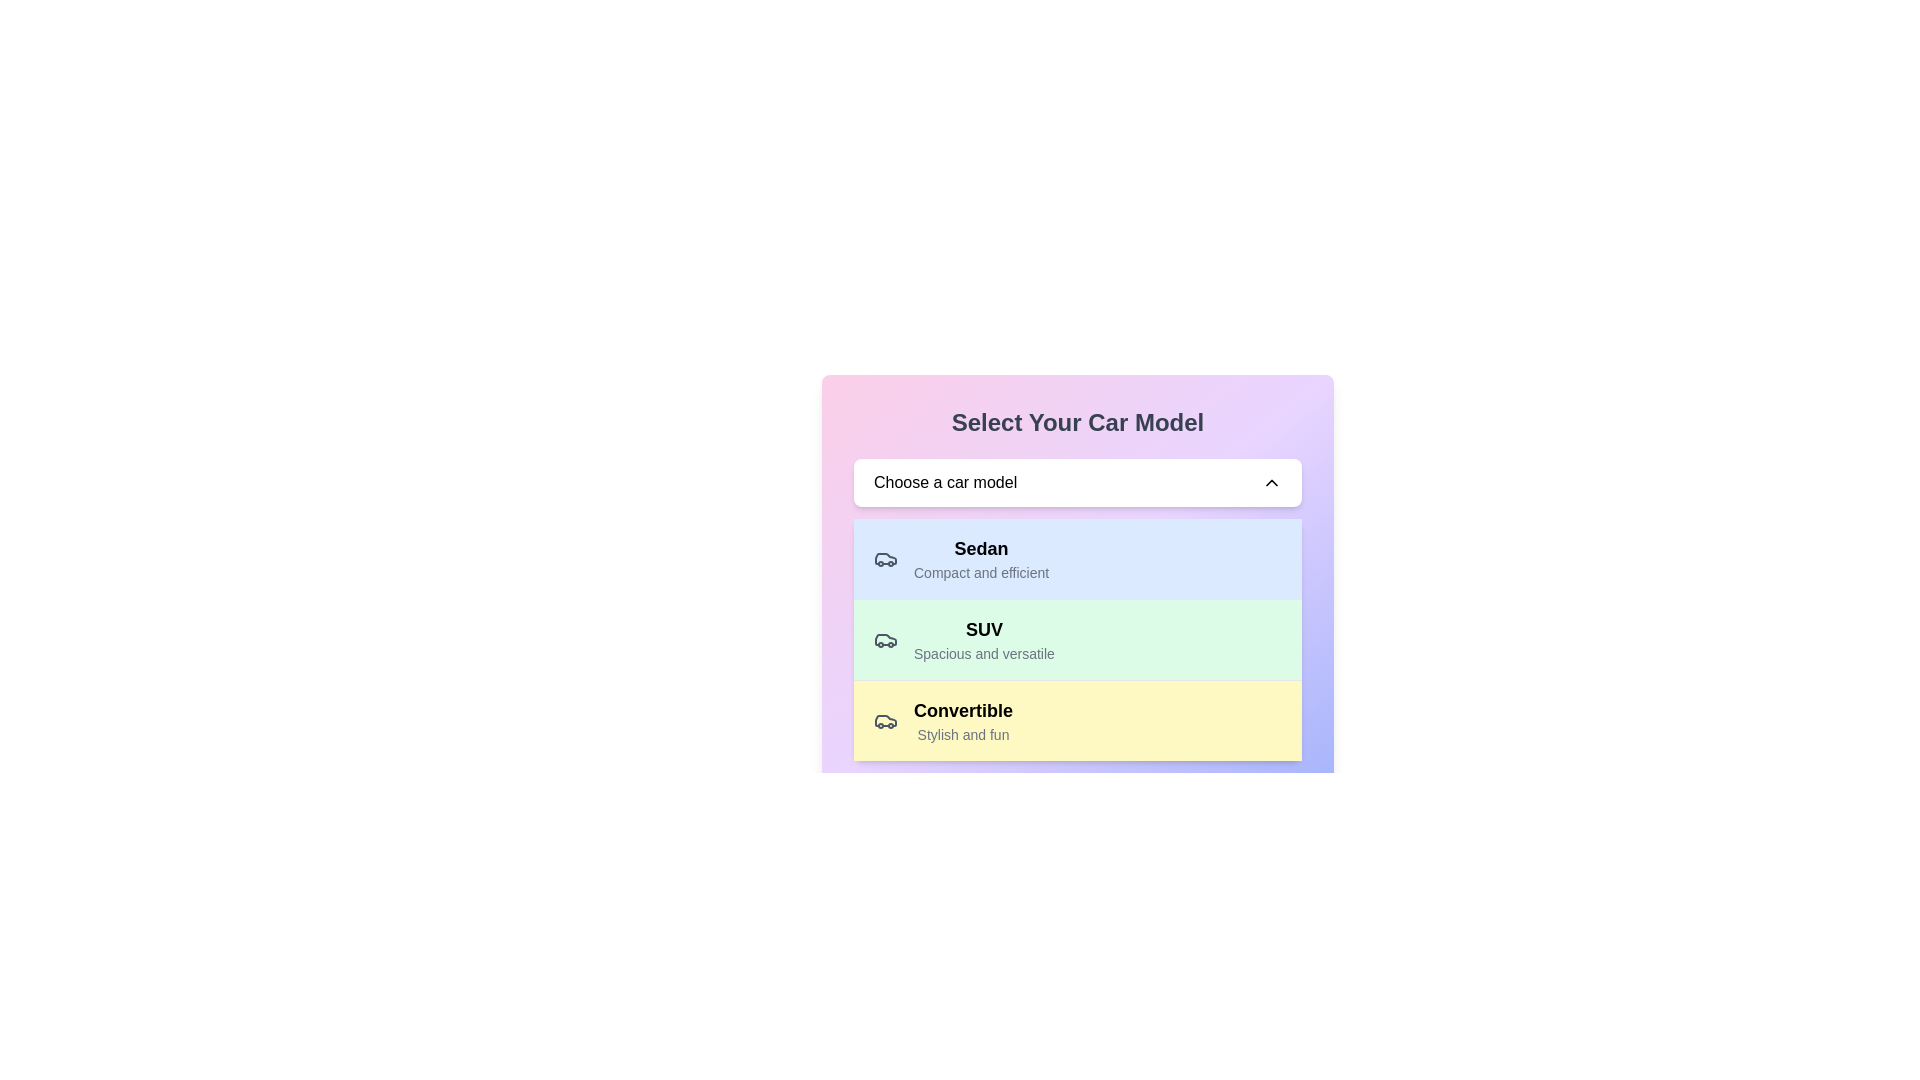 The height and width of the screenshot is (1080, 1920). Describe the element at coordinates (1077, 583) in the screenshot. I see `the Panel with a gradient background transitioning from pink to purple to indigo, which contains a title, dropdown selector, and selectable options` at that location.